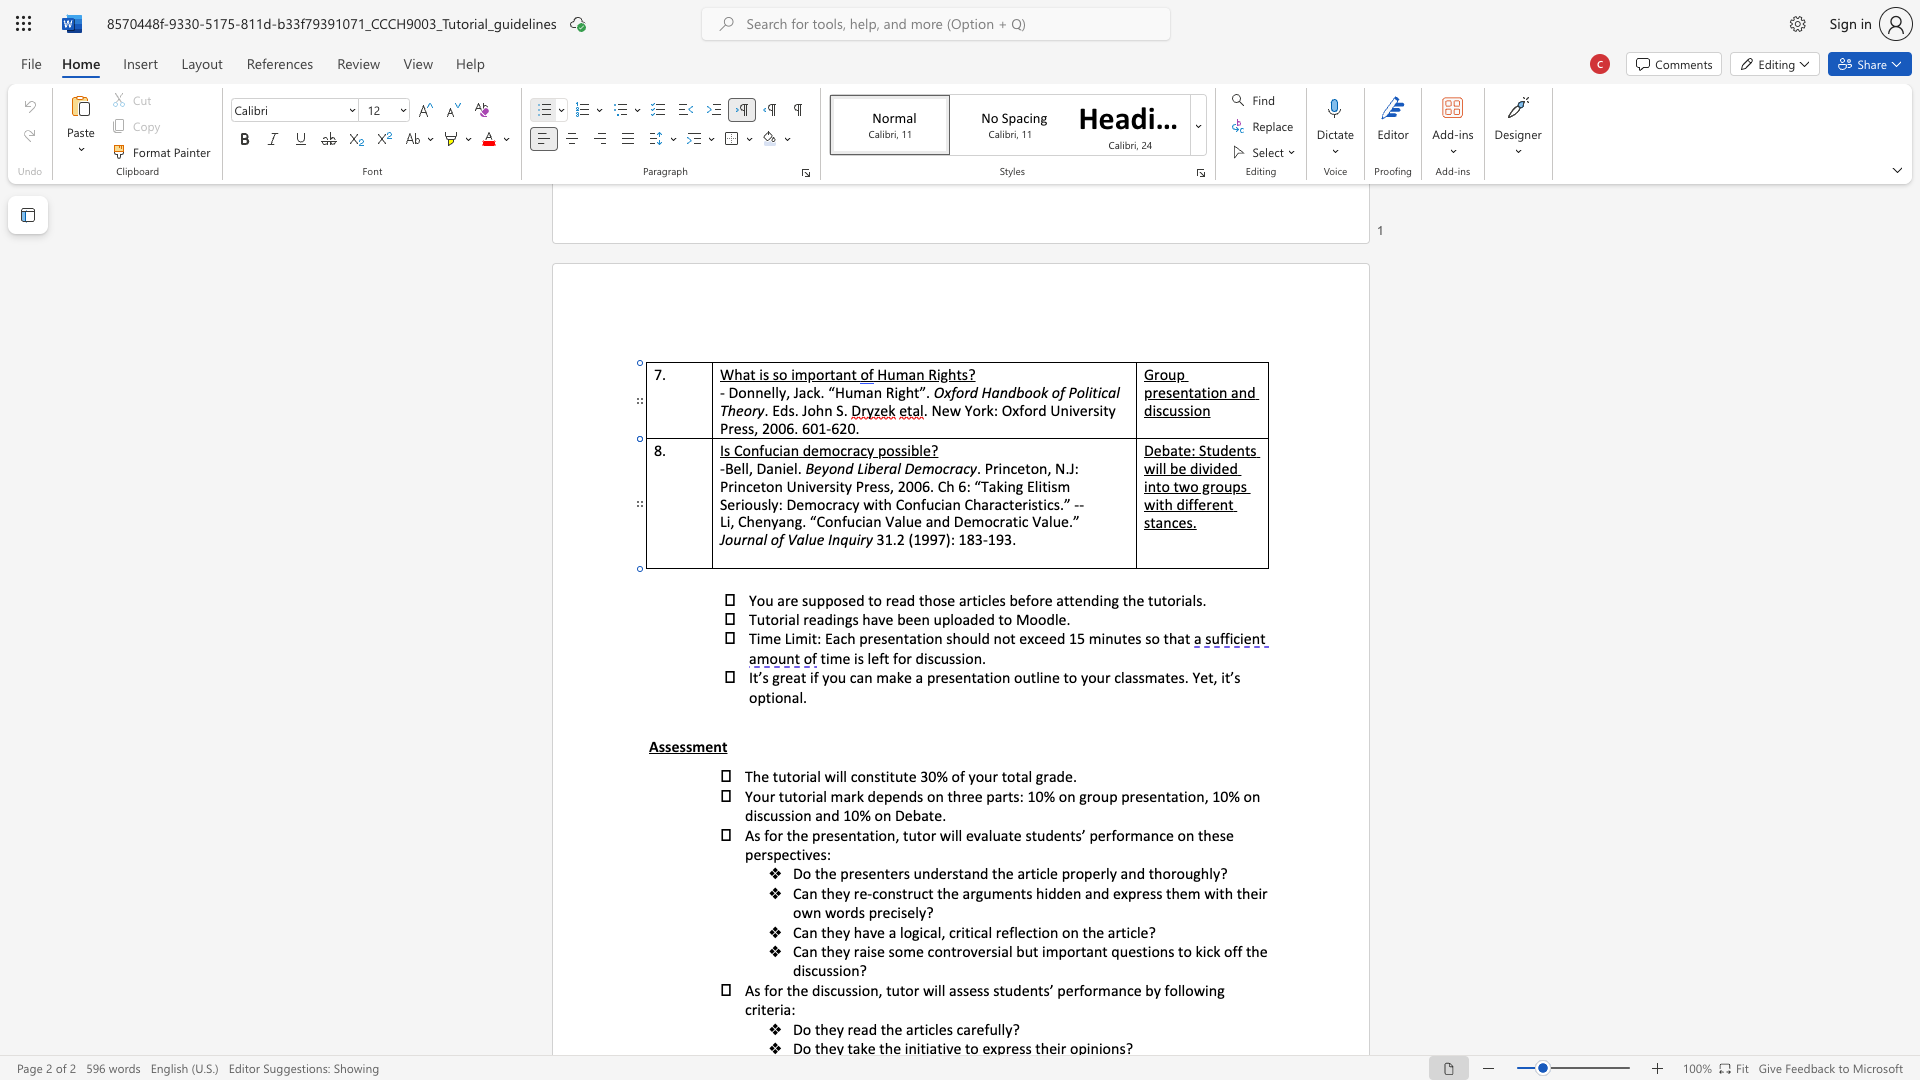 Image resolution: width=1920 pixels, height=1080 pixels. Describe the element at coordinates (929, 638) in the screenshot. I see `the 1th character "o" in the text` at that location.